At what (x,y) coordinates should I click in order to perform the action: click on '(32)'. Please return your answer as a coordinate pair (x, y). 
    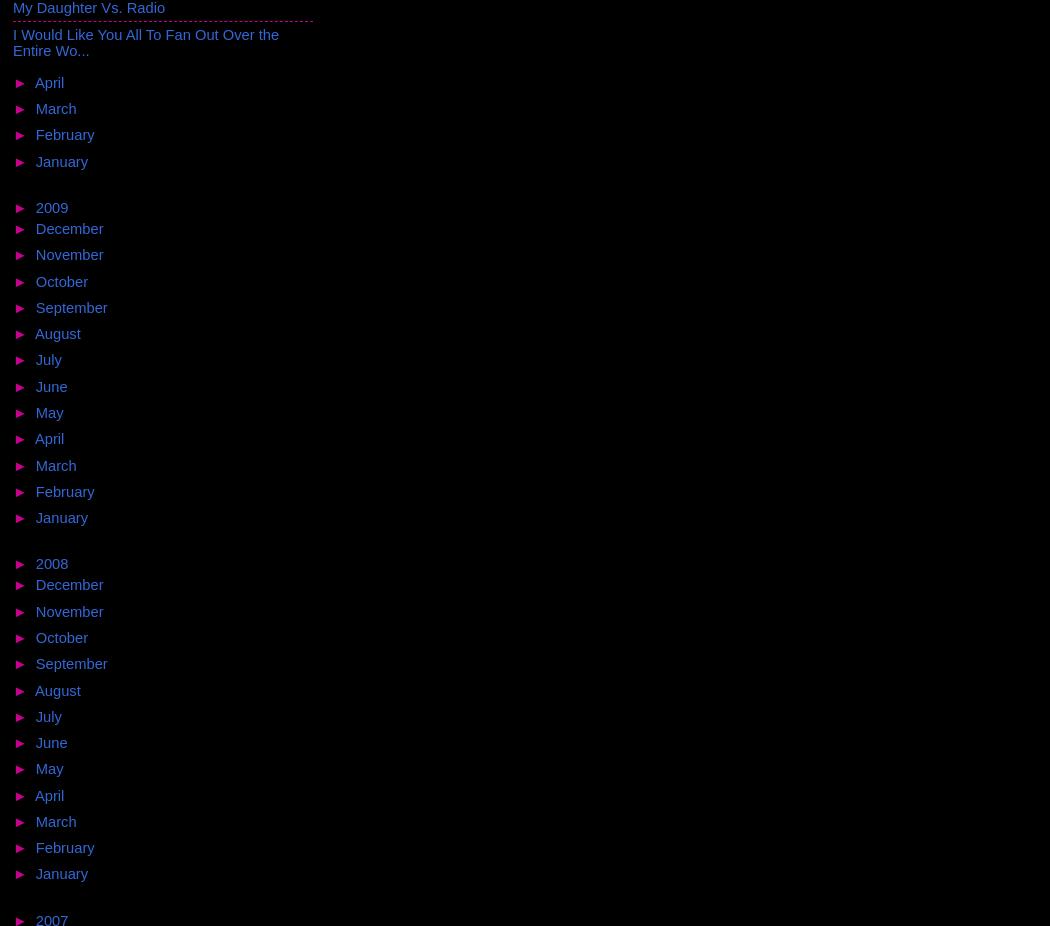
    Looking at the image, I should click on (105, 873).